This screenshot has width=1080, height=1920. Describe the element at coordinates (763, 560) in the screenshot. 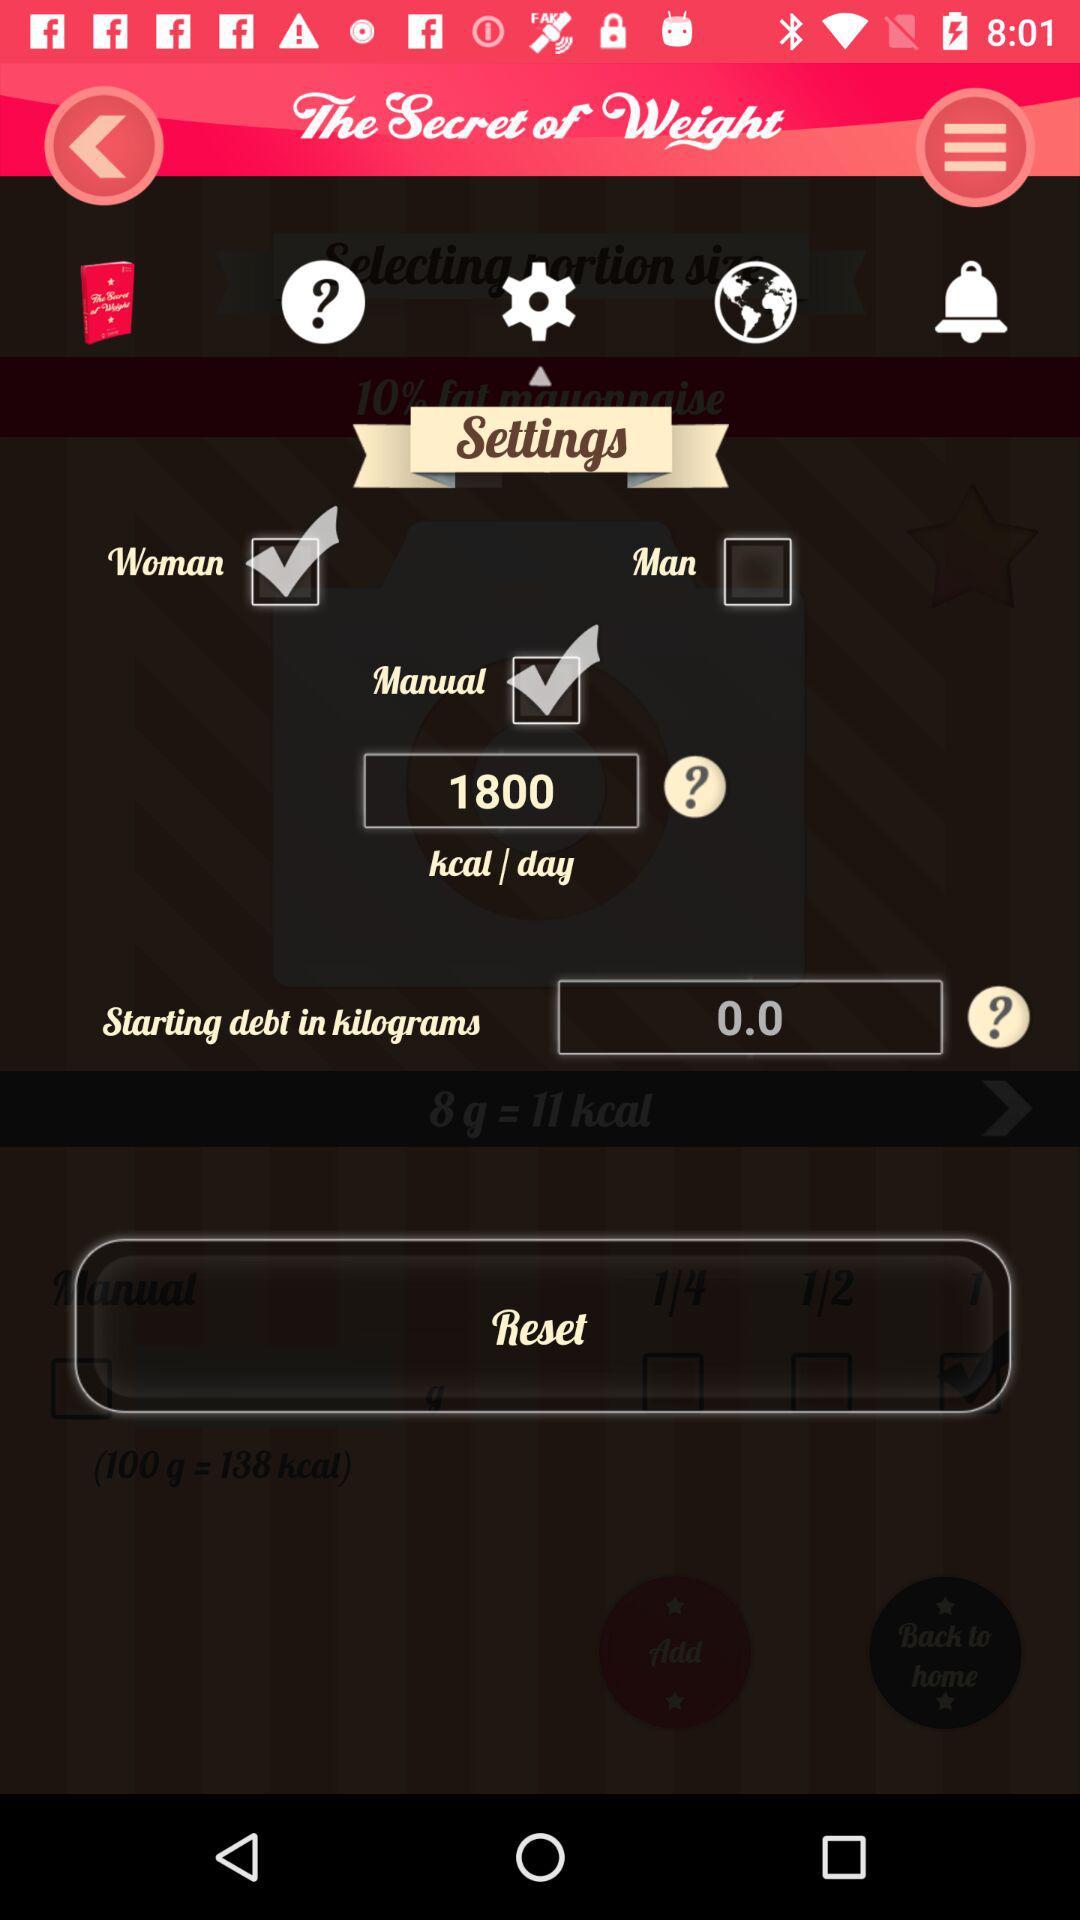

I see `your gender option` at that location.